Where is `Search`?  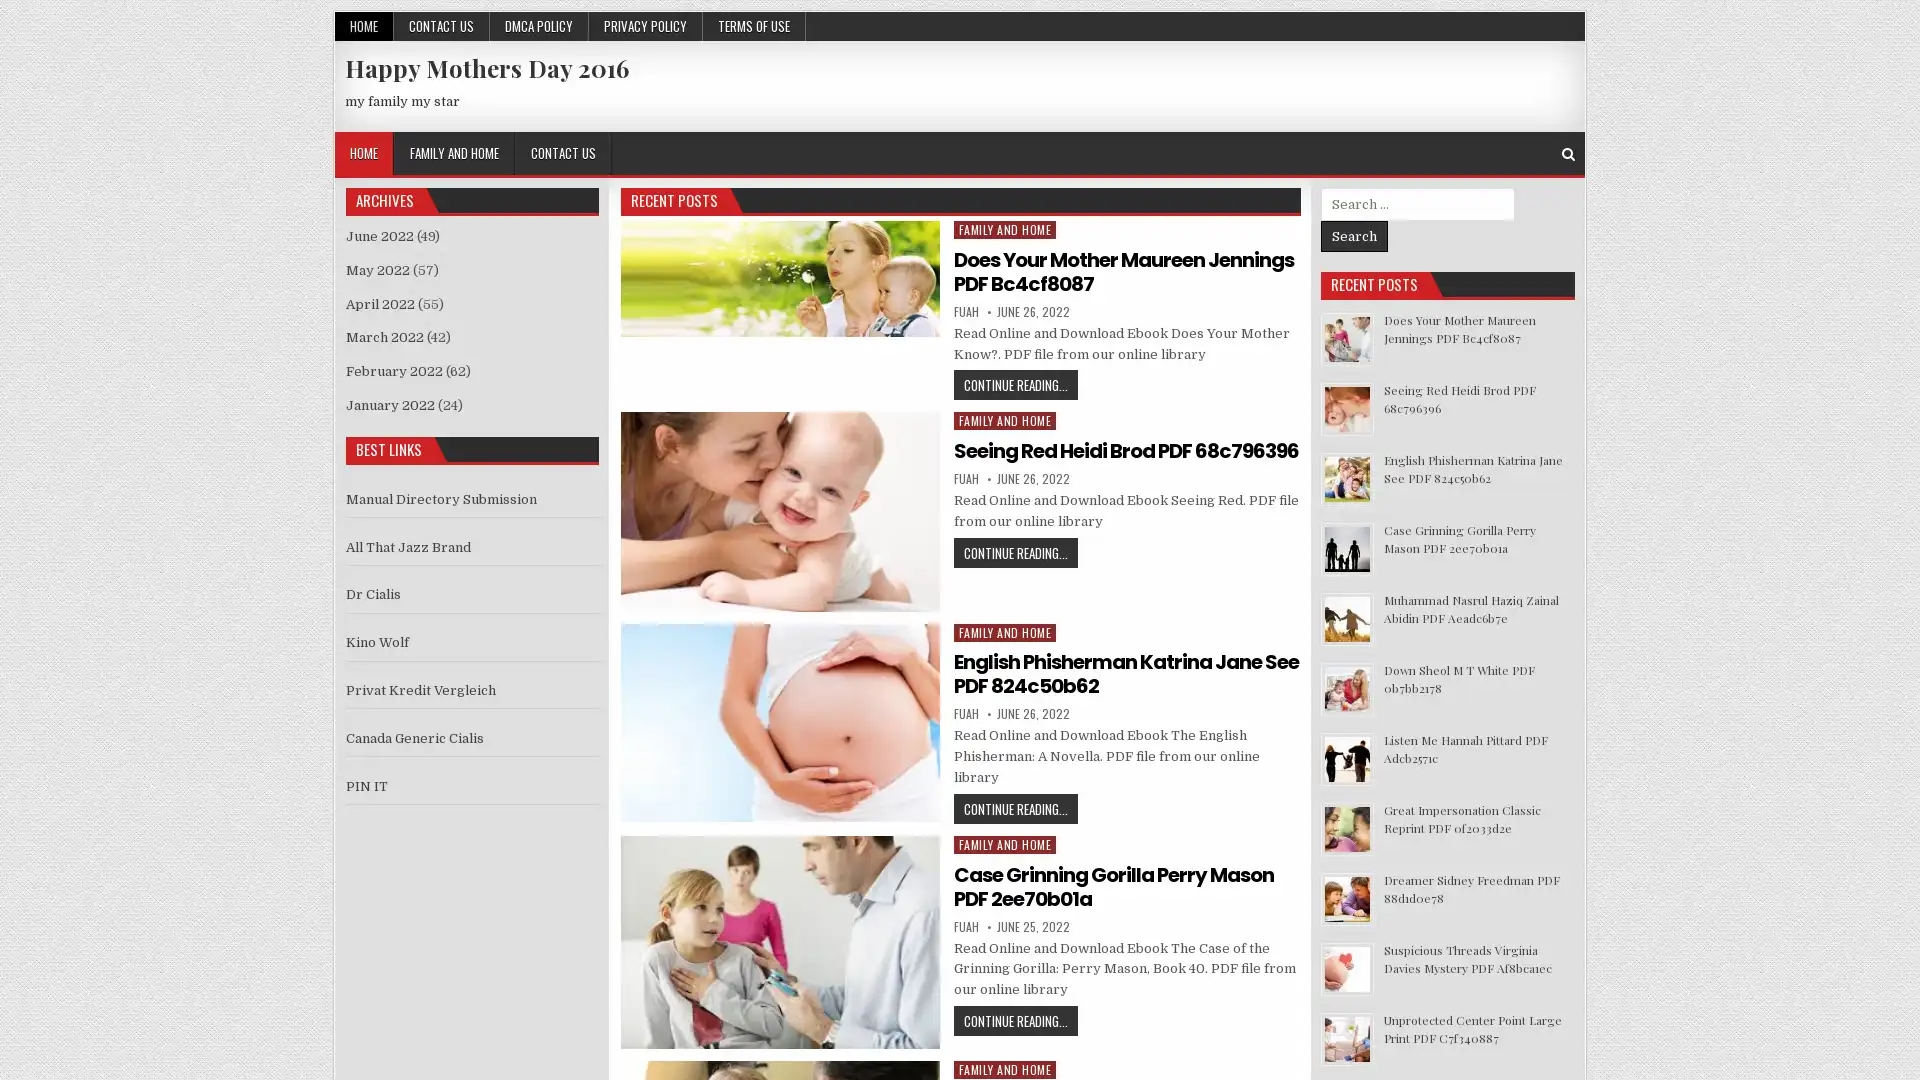 Search is located at coordinates (1354, 235).